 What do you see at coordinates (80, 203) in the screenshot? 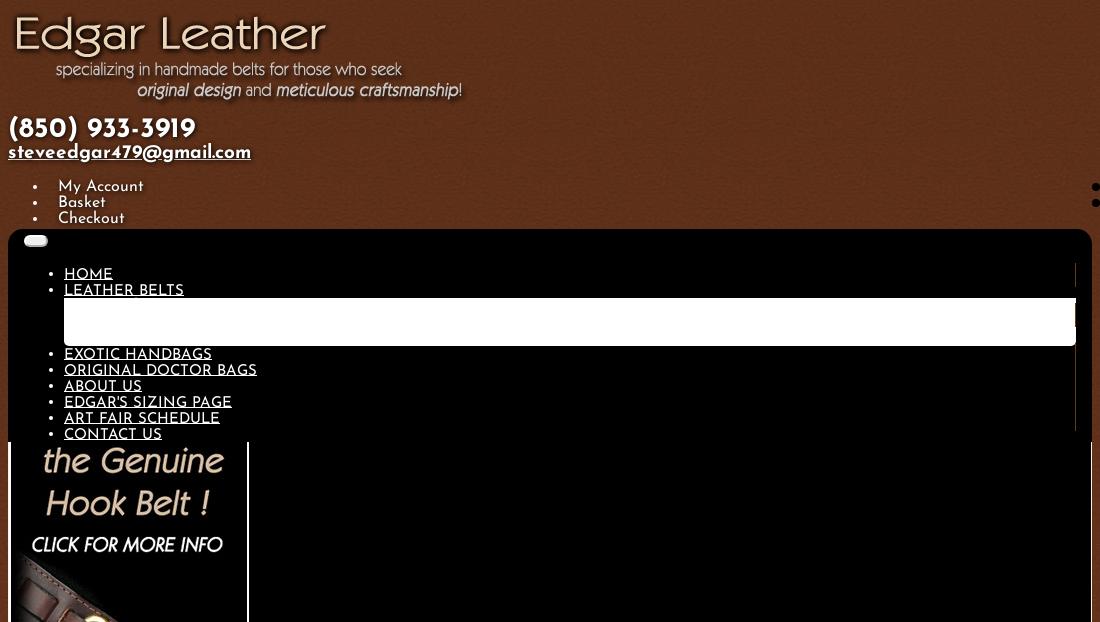
I see `'Basket'` at bounding box center [80, 203].